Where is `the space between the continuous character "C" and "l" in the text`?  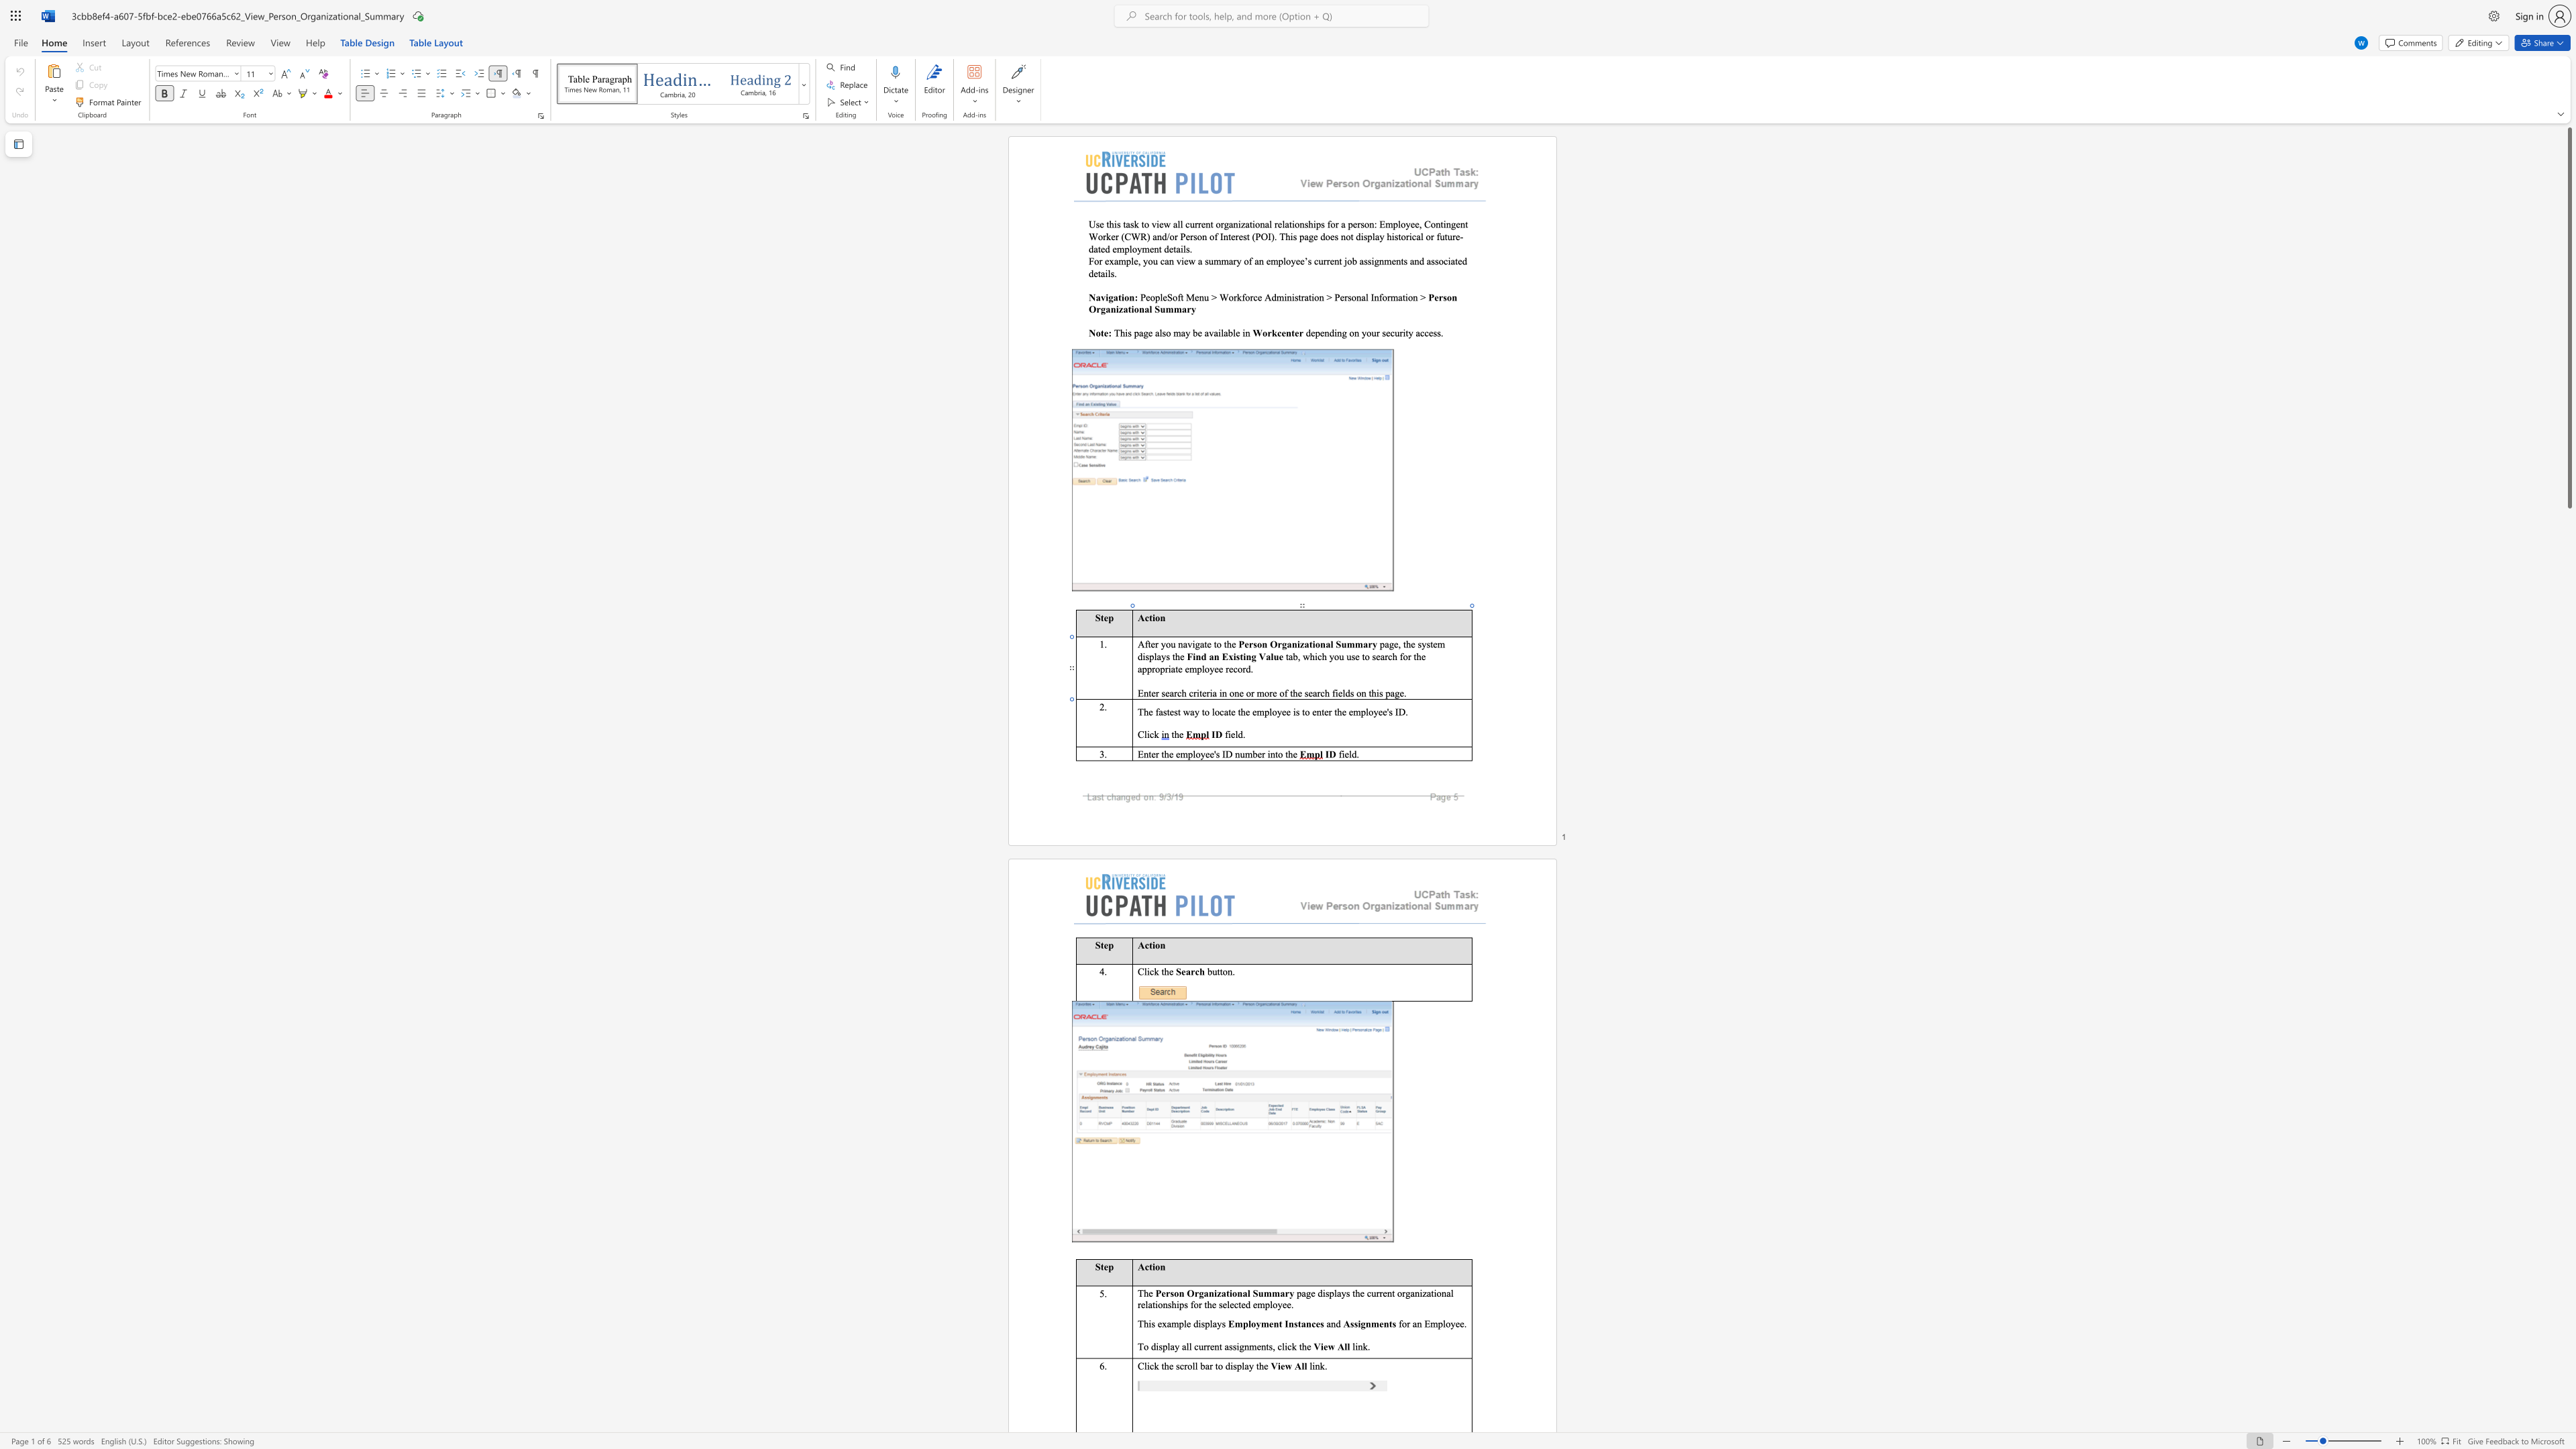
the space between the continuous character "C" and "l" in the text is located at coordinates (1142, 971).